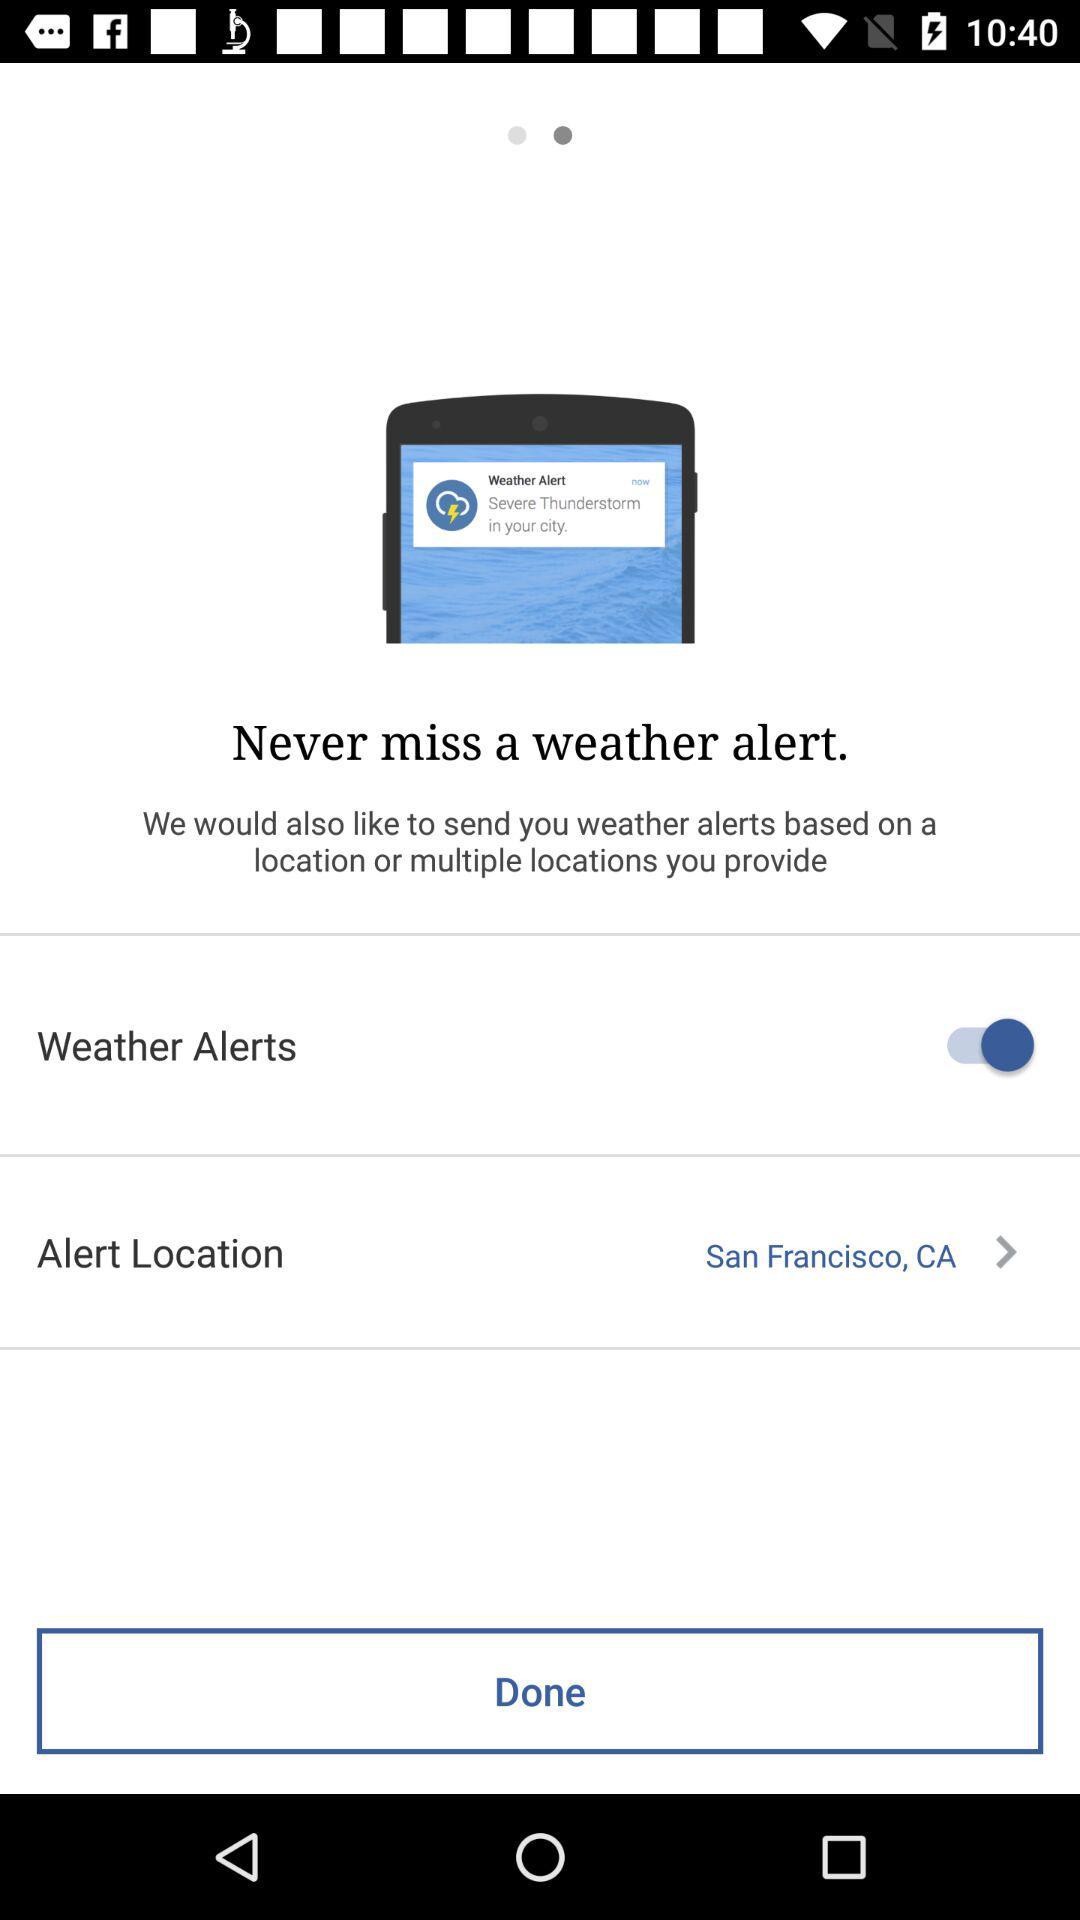 This screenshot has width=1080, height=1920. Describe the element at coordinates (540, 1690) in the screenshot. I see `done` at that location.